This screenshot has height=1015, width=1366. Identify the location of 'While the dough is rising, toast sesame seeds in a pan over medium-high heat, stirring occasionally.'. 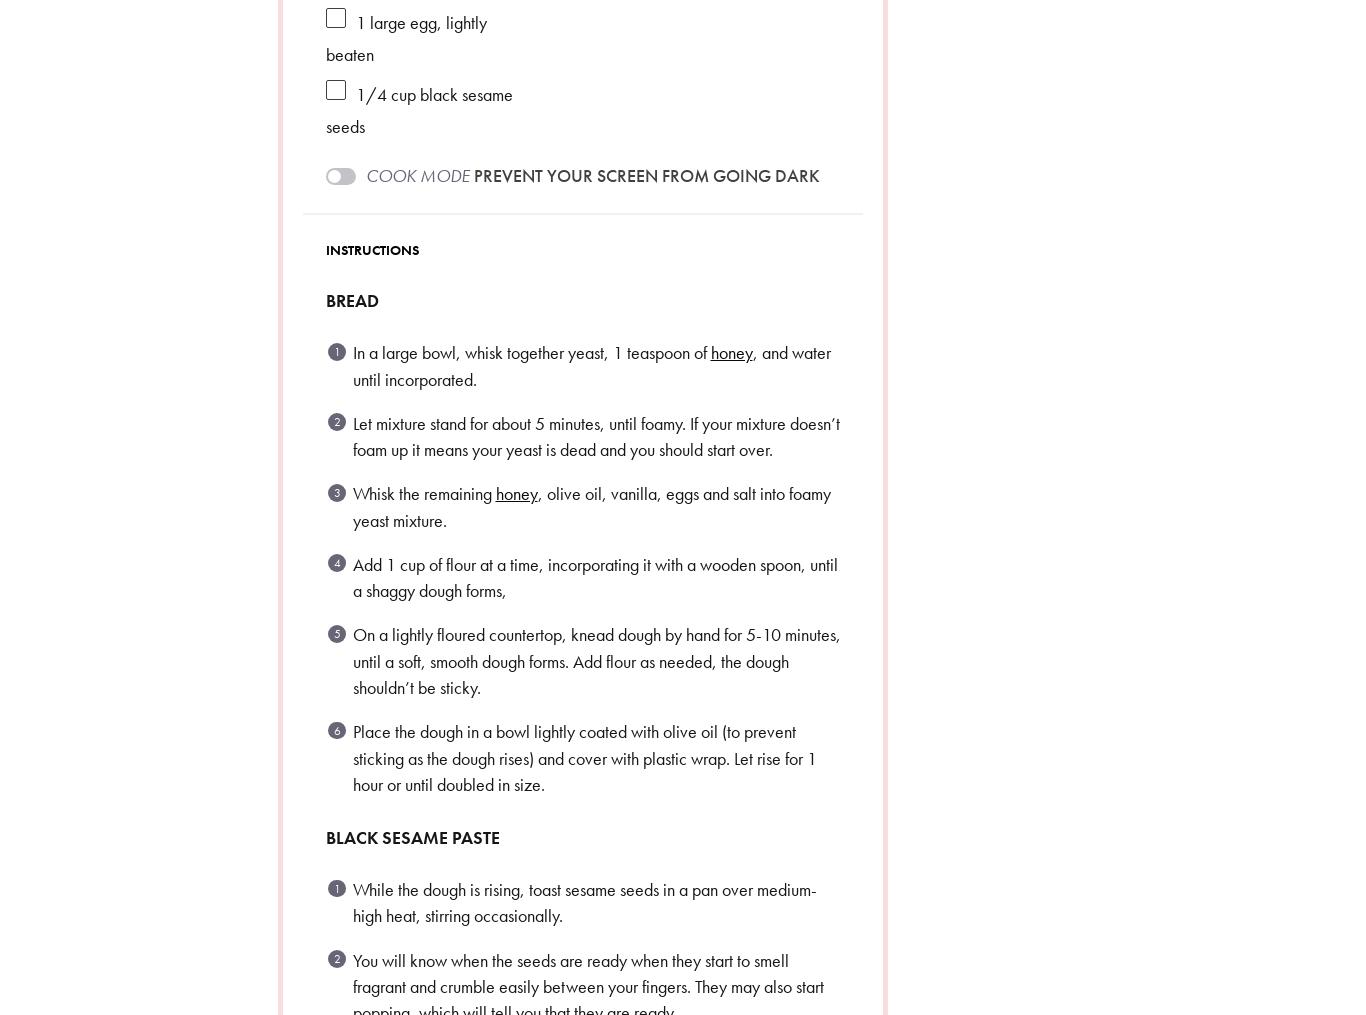
(582, 901).